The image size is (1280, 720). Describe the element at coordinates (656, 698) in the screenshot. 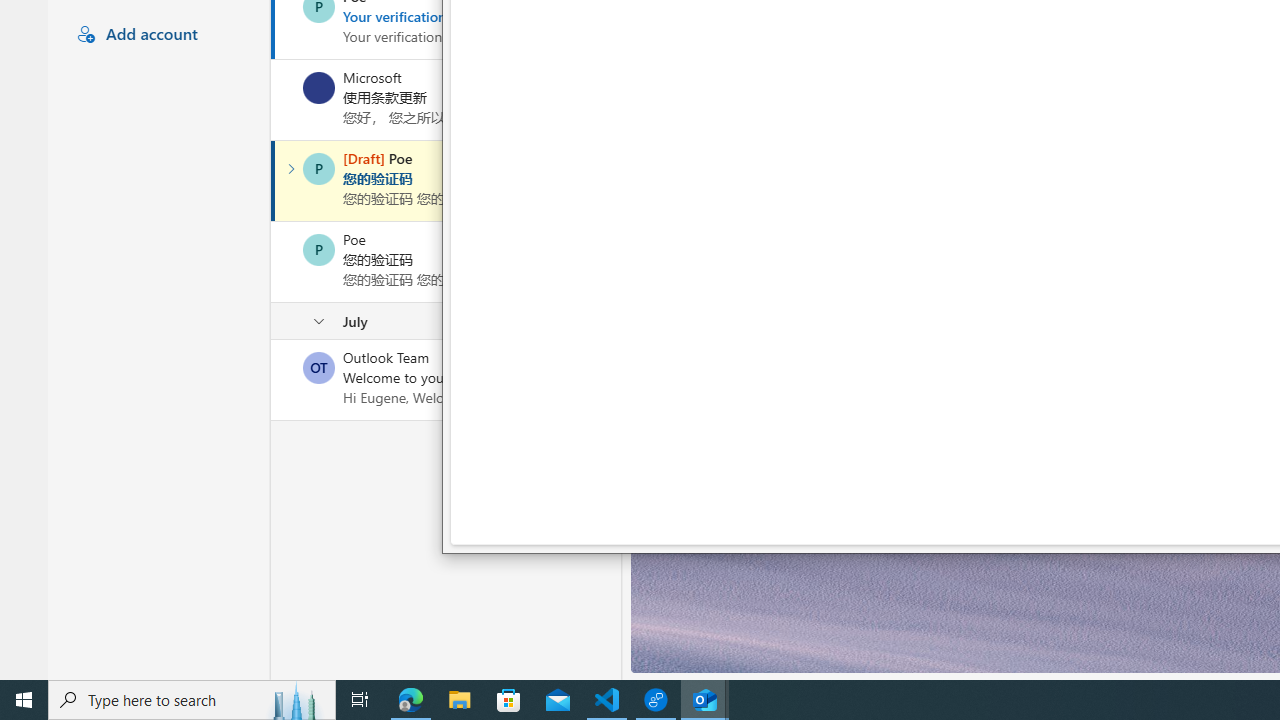

I see `'Edge Feedback - 1 running window'` at that location.